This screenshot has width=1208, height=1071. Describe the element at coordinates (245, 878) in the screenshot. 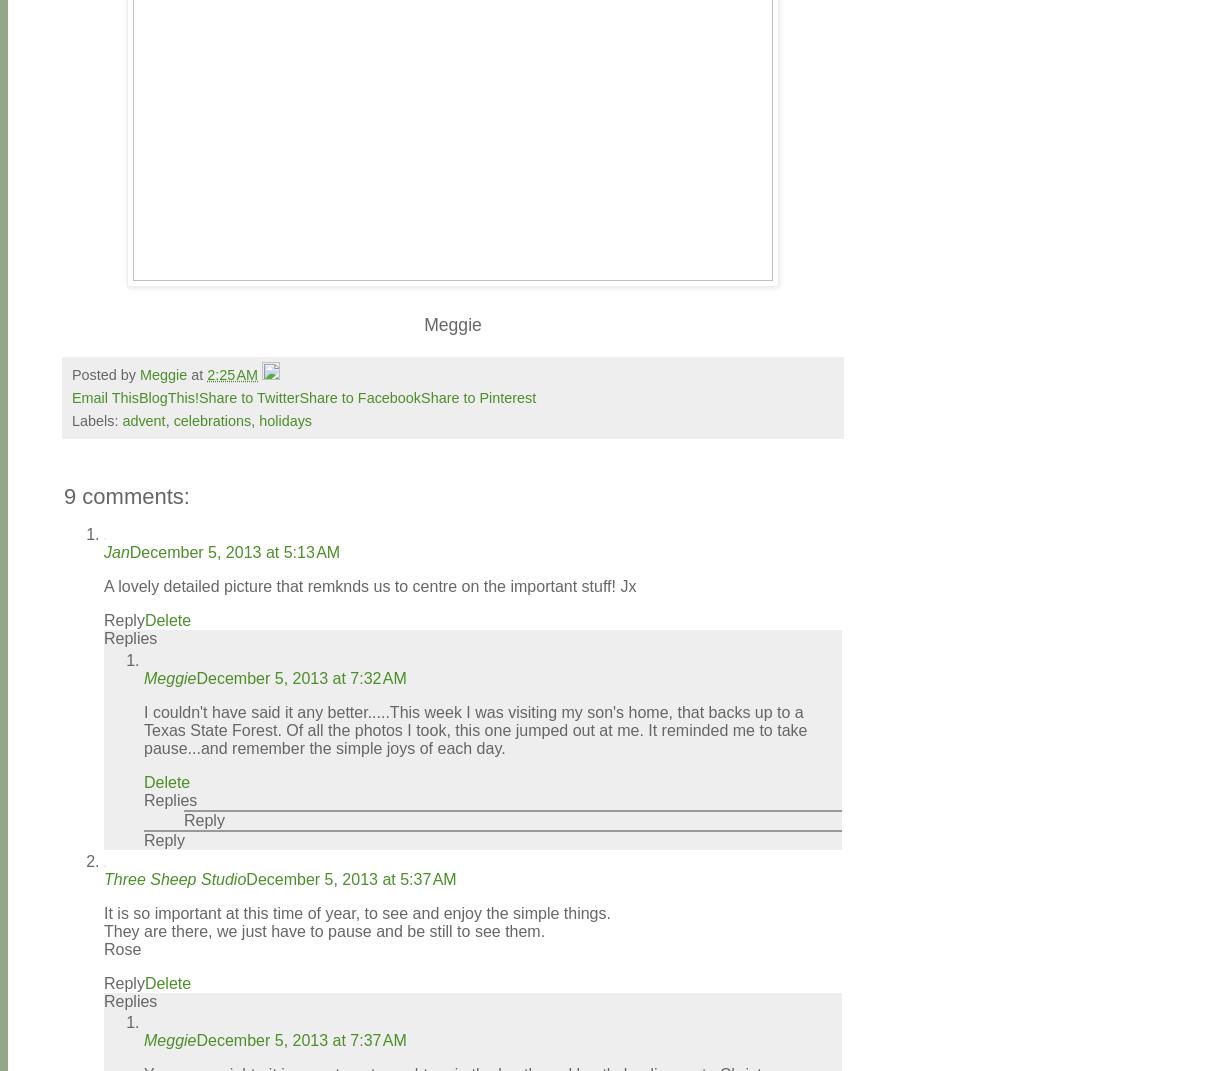

I see `'December 5, 2013 at 5:37 AM'` at that location.